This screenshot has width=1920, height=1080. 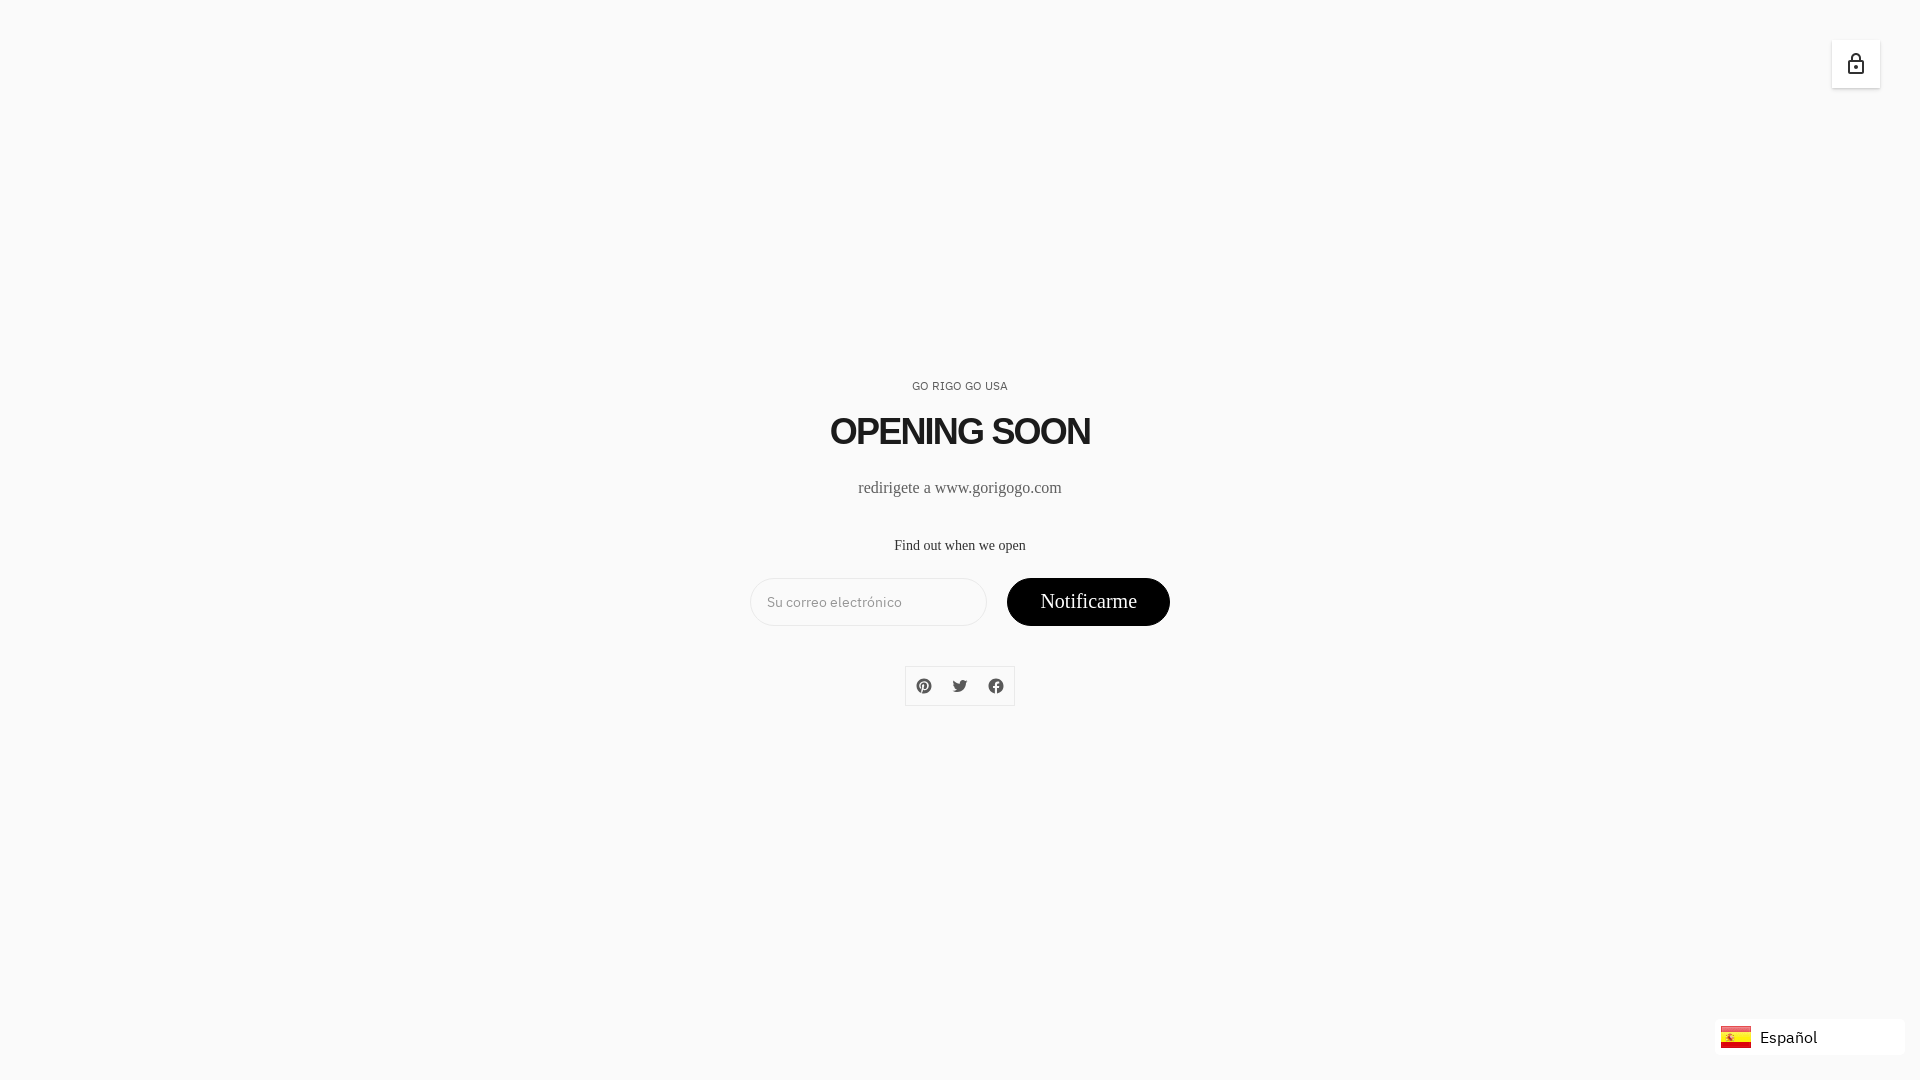 What do you see at coordinates (960, 685) in the screenshot?
I see `'Share to twitter'` at bounding box center [960, 685].